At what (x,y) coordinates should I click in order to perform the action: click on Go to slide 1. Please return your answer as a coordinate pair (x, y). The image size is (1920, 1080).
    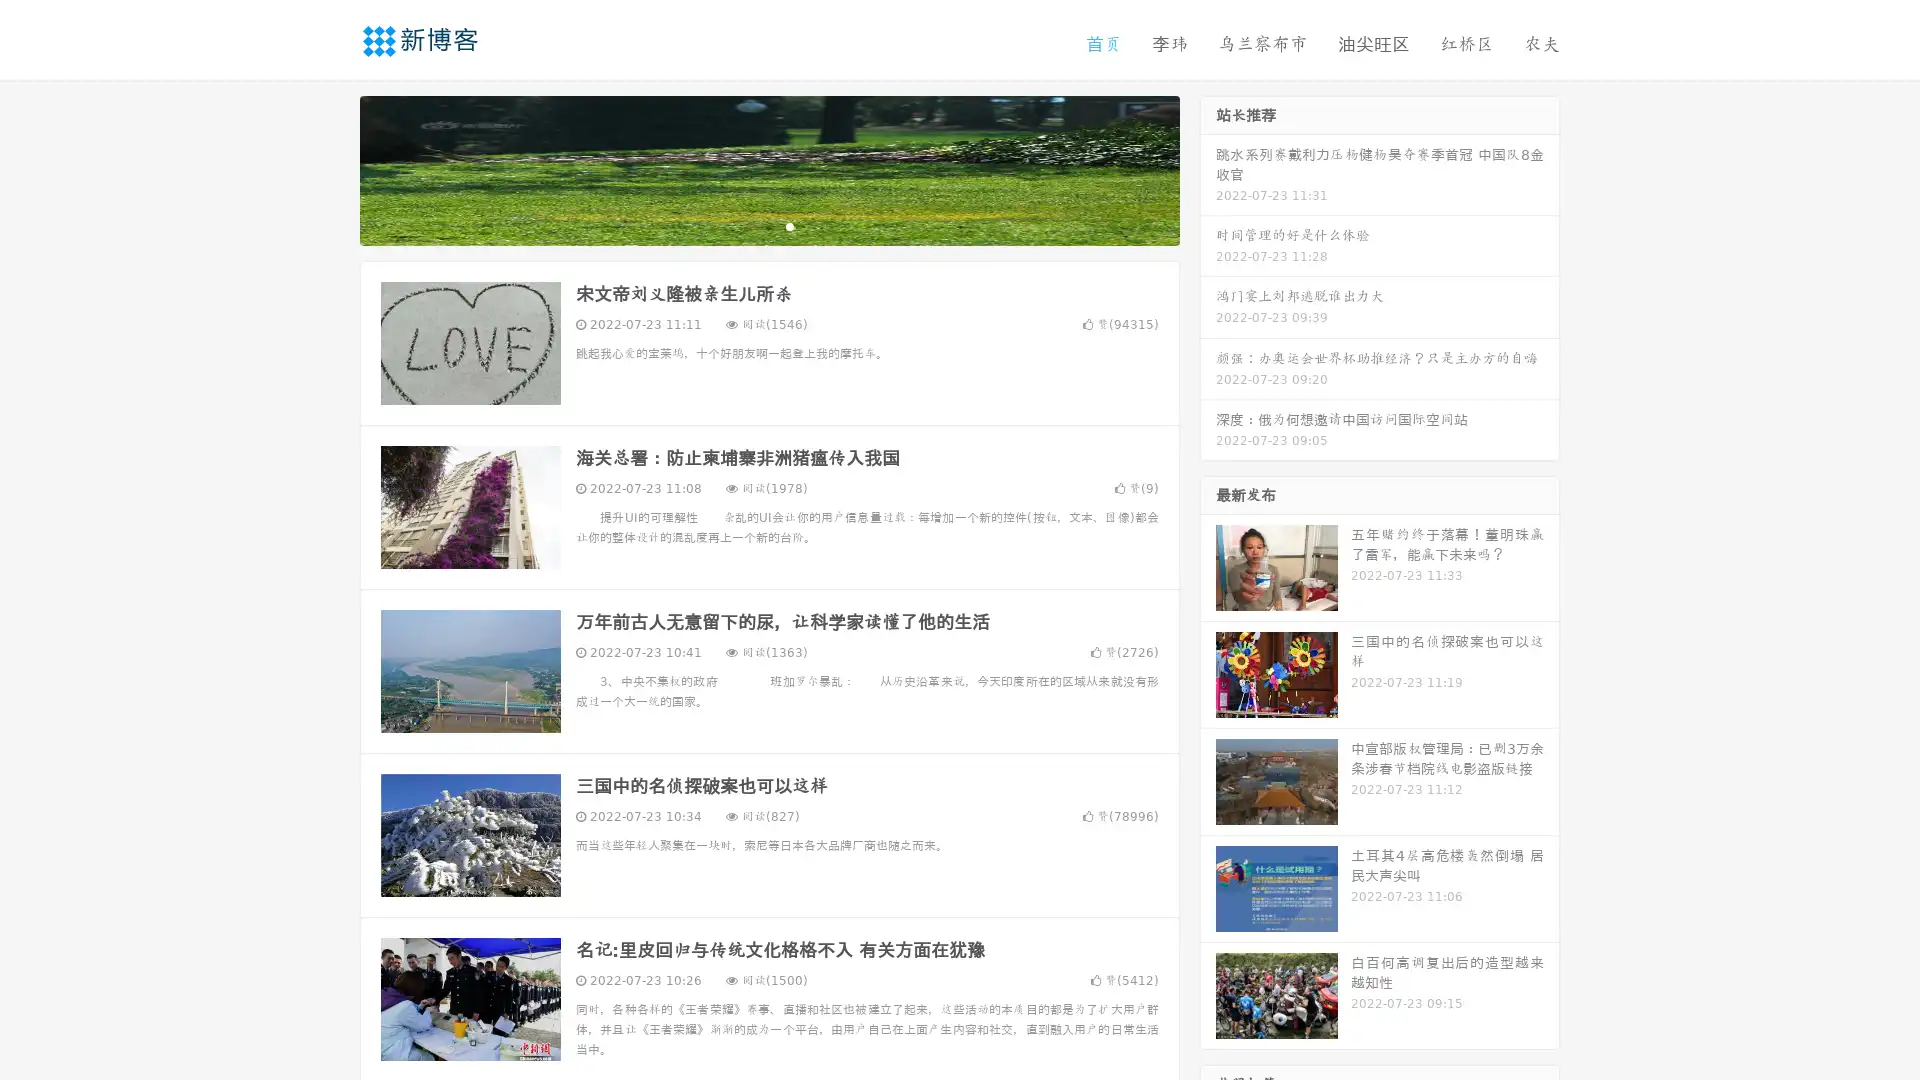
    Looking at the image, I should click on (748, 225).